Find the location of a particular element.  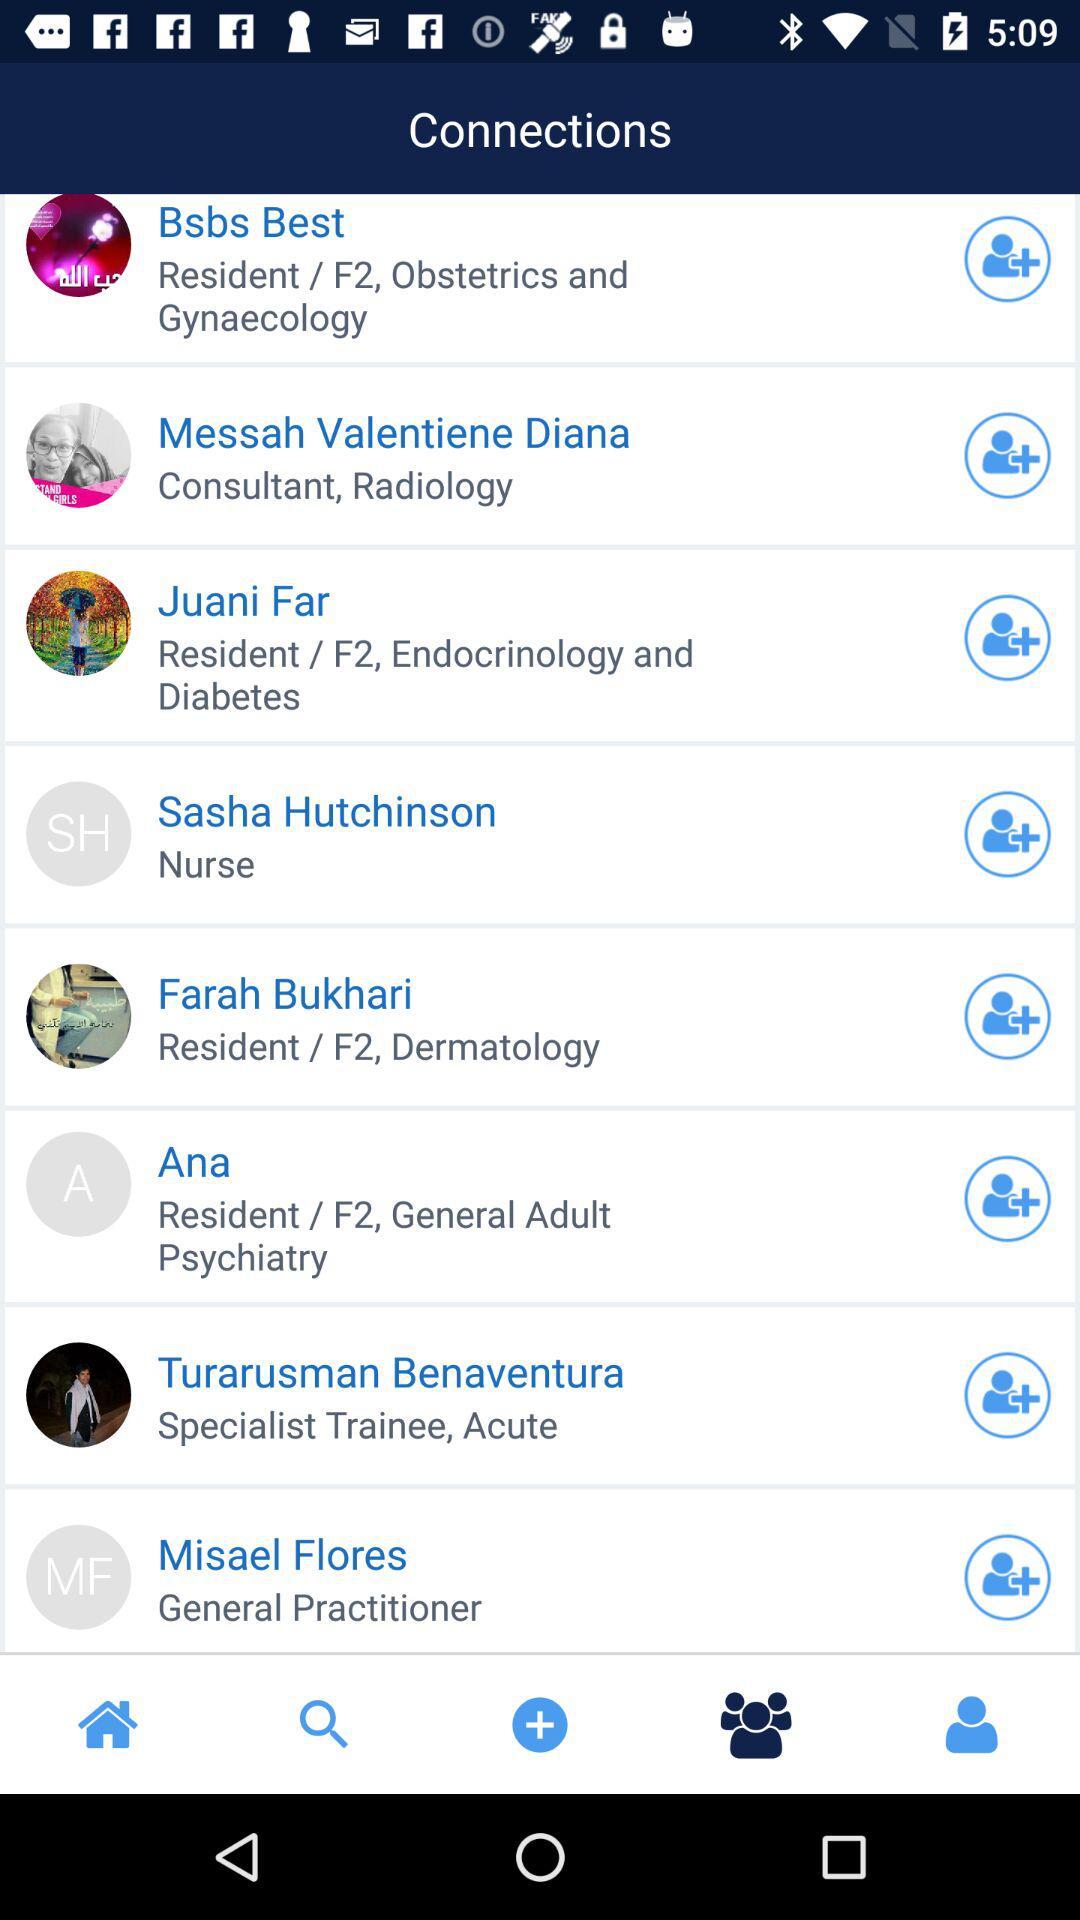

open profile is located at coordinates (1007, 1016).